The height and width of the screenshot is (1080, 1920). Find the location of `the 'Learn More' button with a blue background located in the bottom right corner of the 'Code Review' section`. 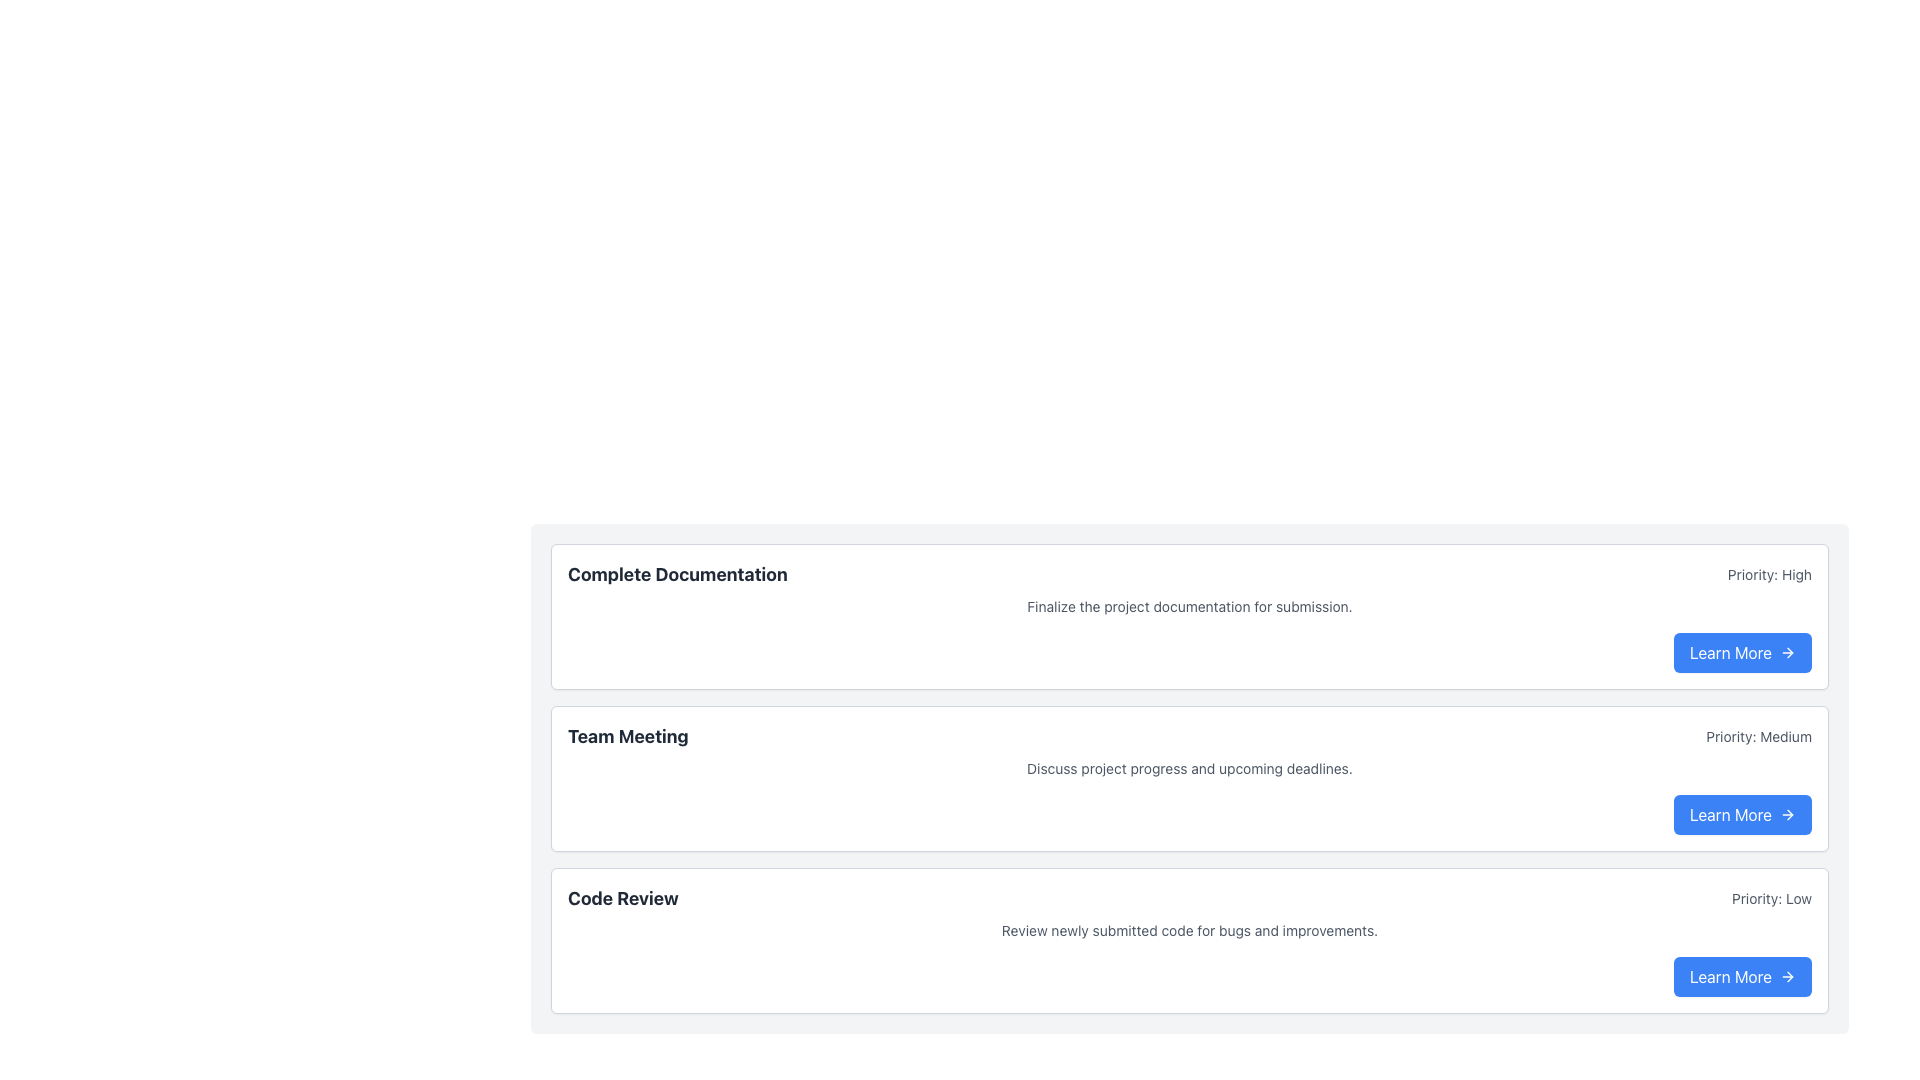

the 'Learn More' button with a blue background located in the bottom right corner of the 'Code Review' section is located at coordinates (1741, 975).